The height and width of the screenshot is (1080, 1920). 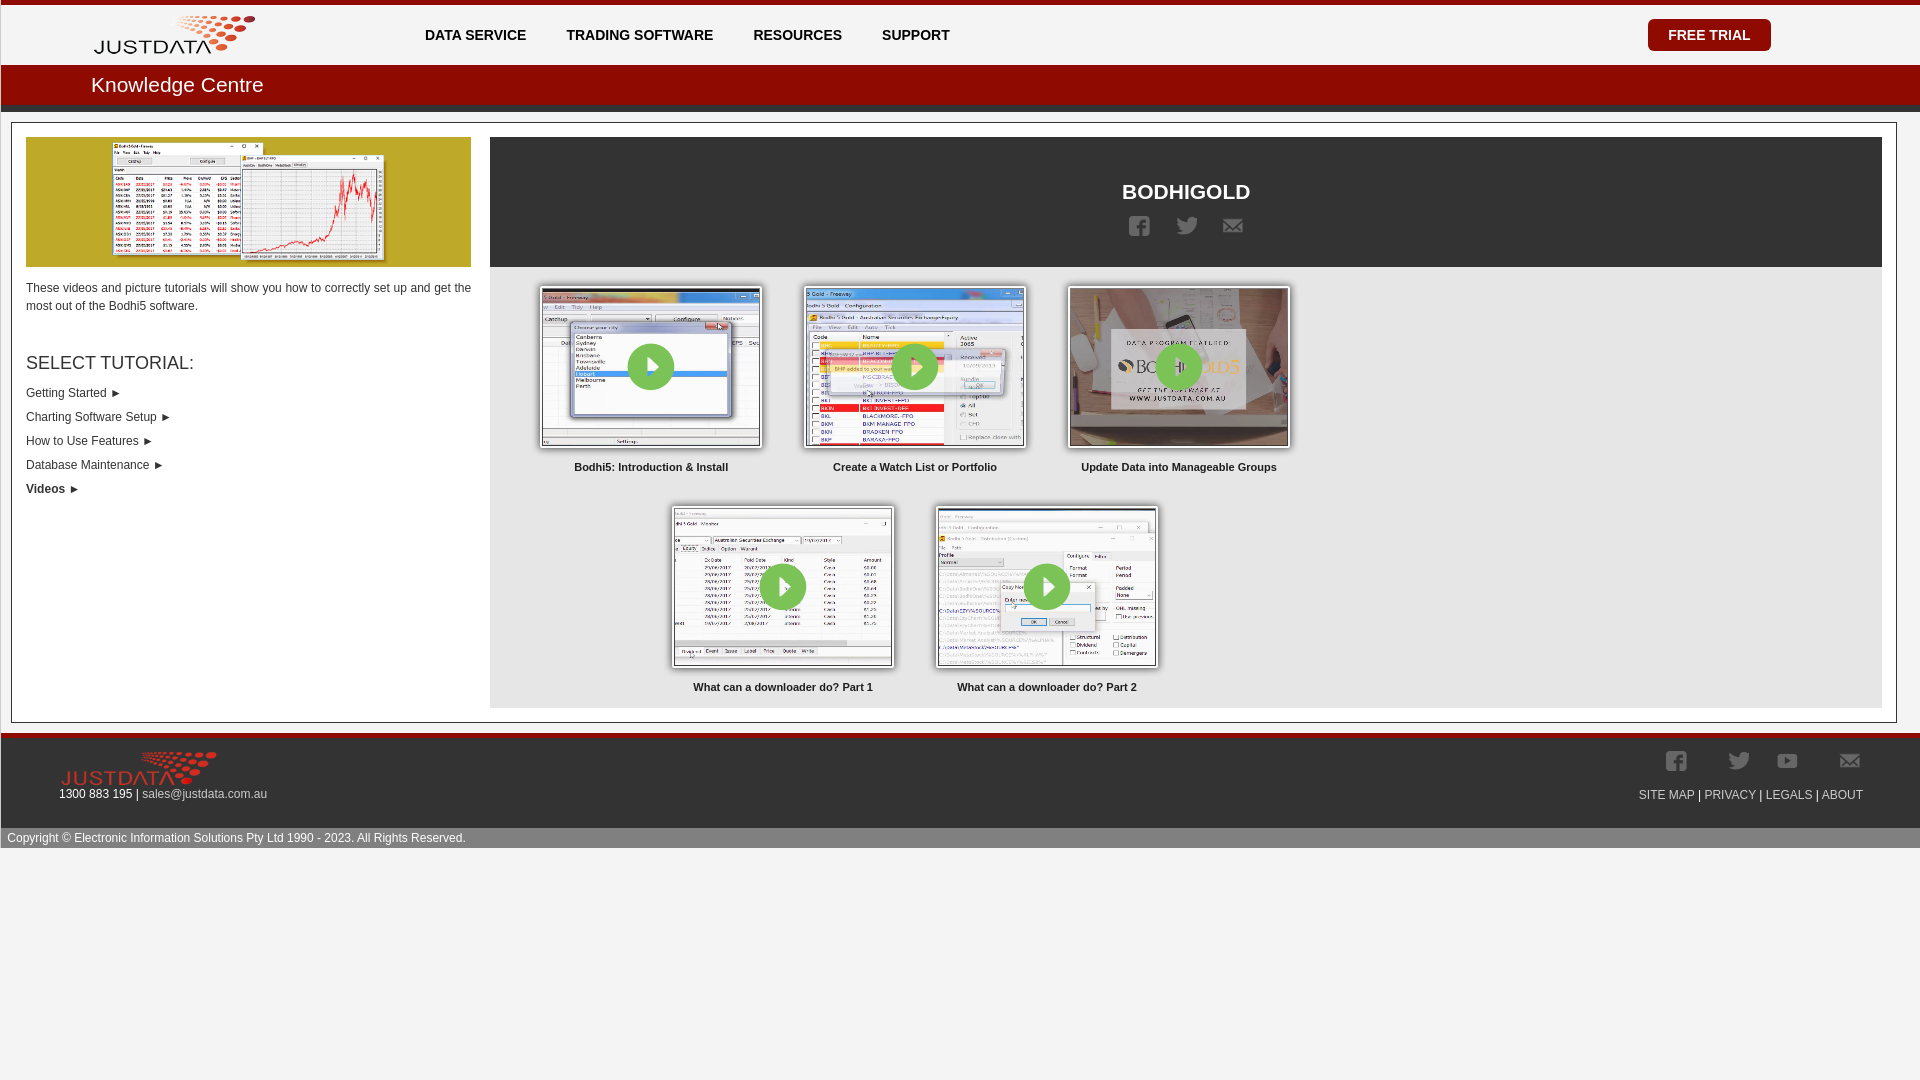 What do you see at coordinates (1848, 760) in the screenshot?
I see `' '` at bounding box center [1848, 760].